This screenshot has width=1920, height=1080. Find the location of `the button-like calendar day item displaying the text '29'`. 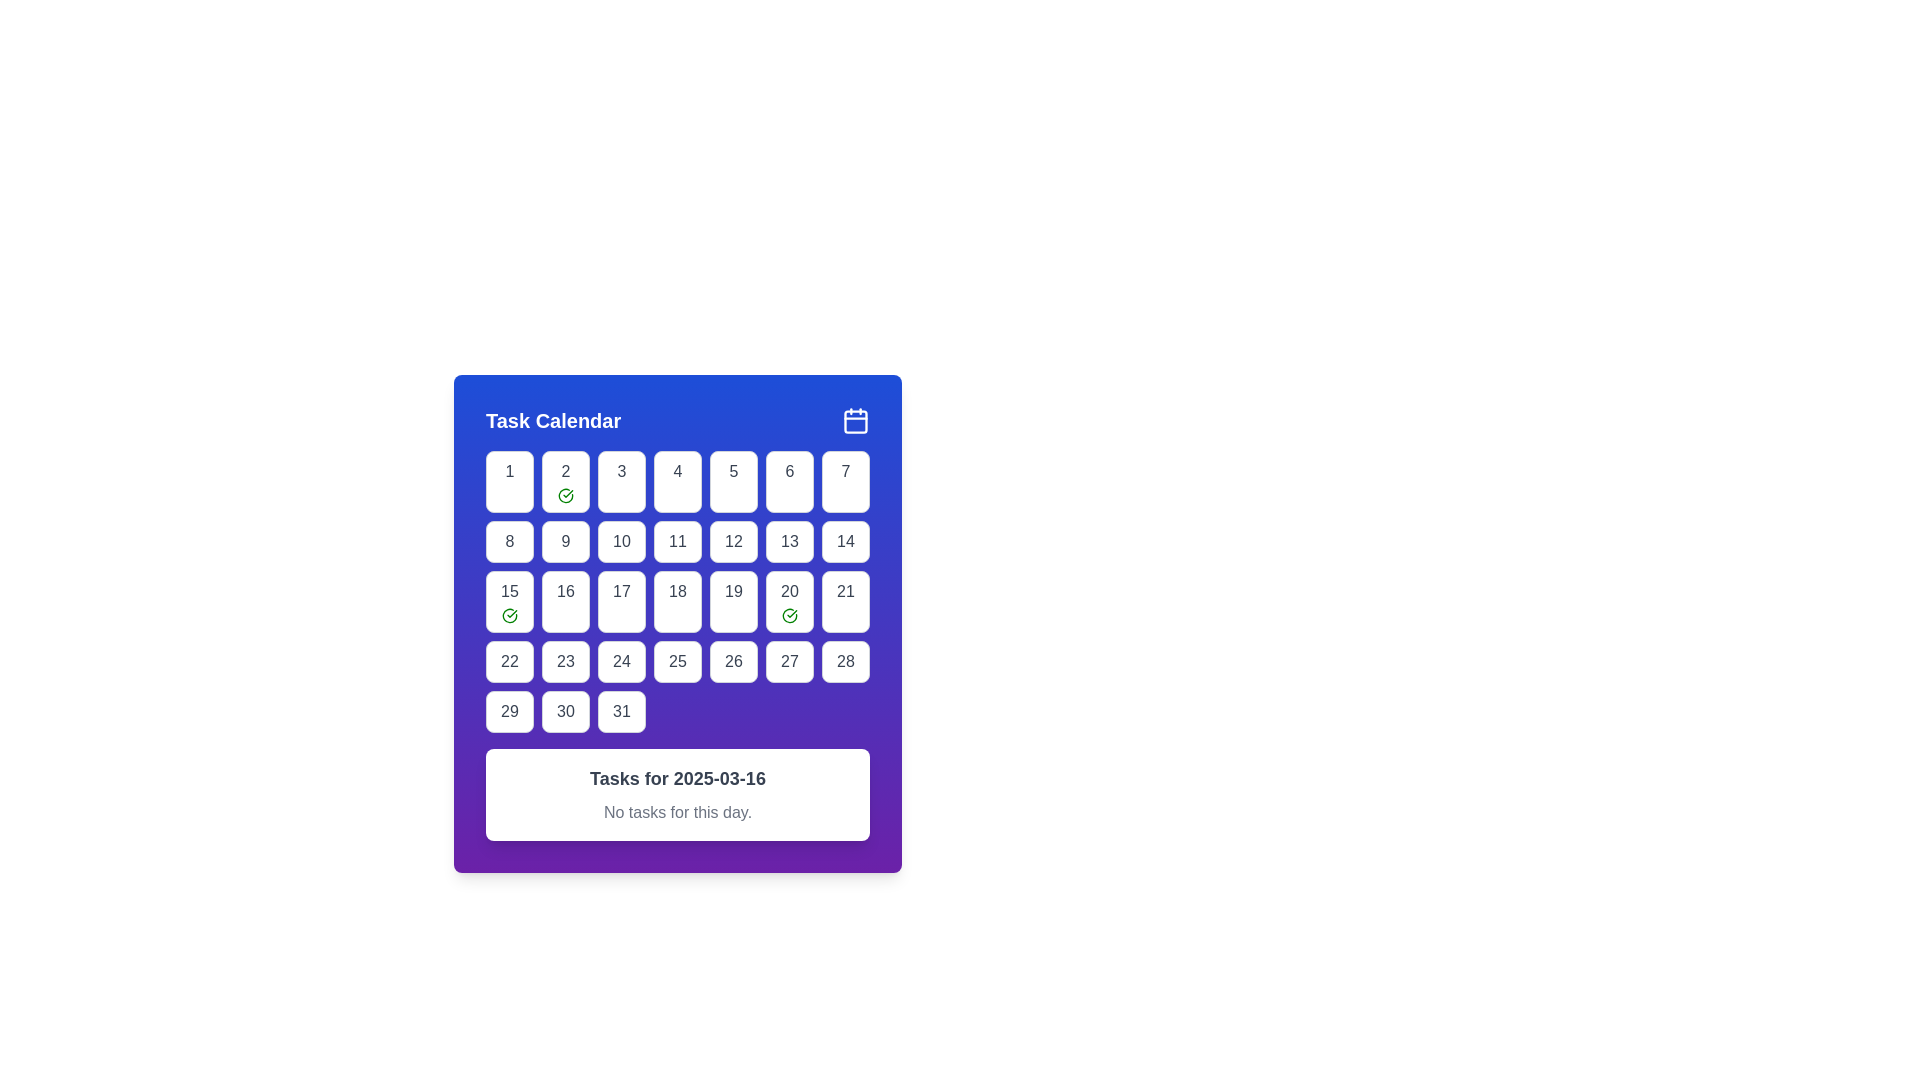

the button-like calendar day item displaying the text '29' is located at coordinates (509, 711).